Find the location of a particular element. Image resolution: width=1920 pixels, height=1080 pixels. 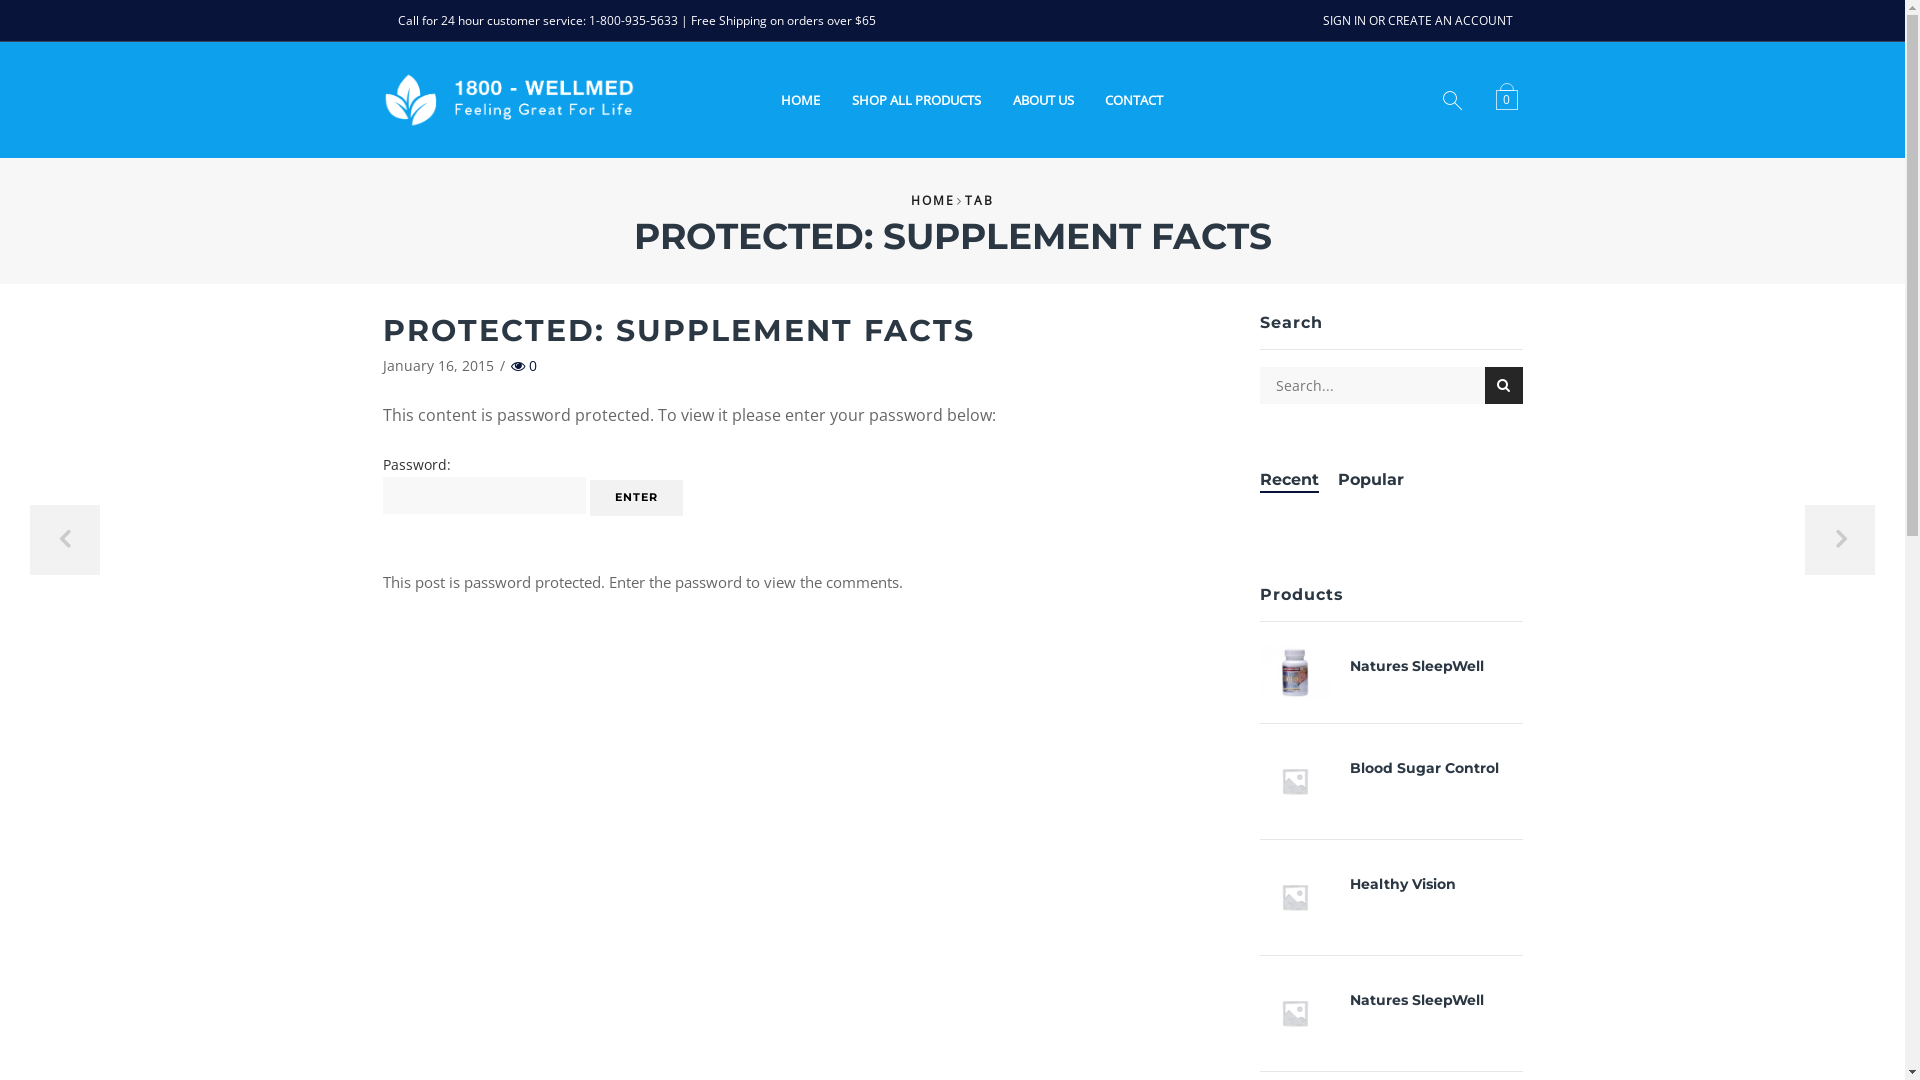

'CONTACT' is located at coordinates (1133, 100).